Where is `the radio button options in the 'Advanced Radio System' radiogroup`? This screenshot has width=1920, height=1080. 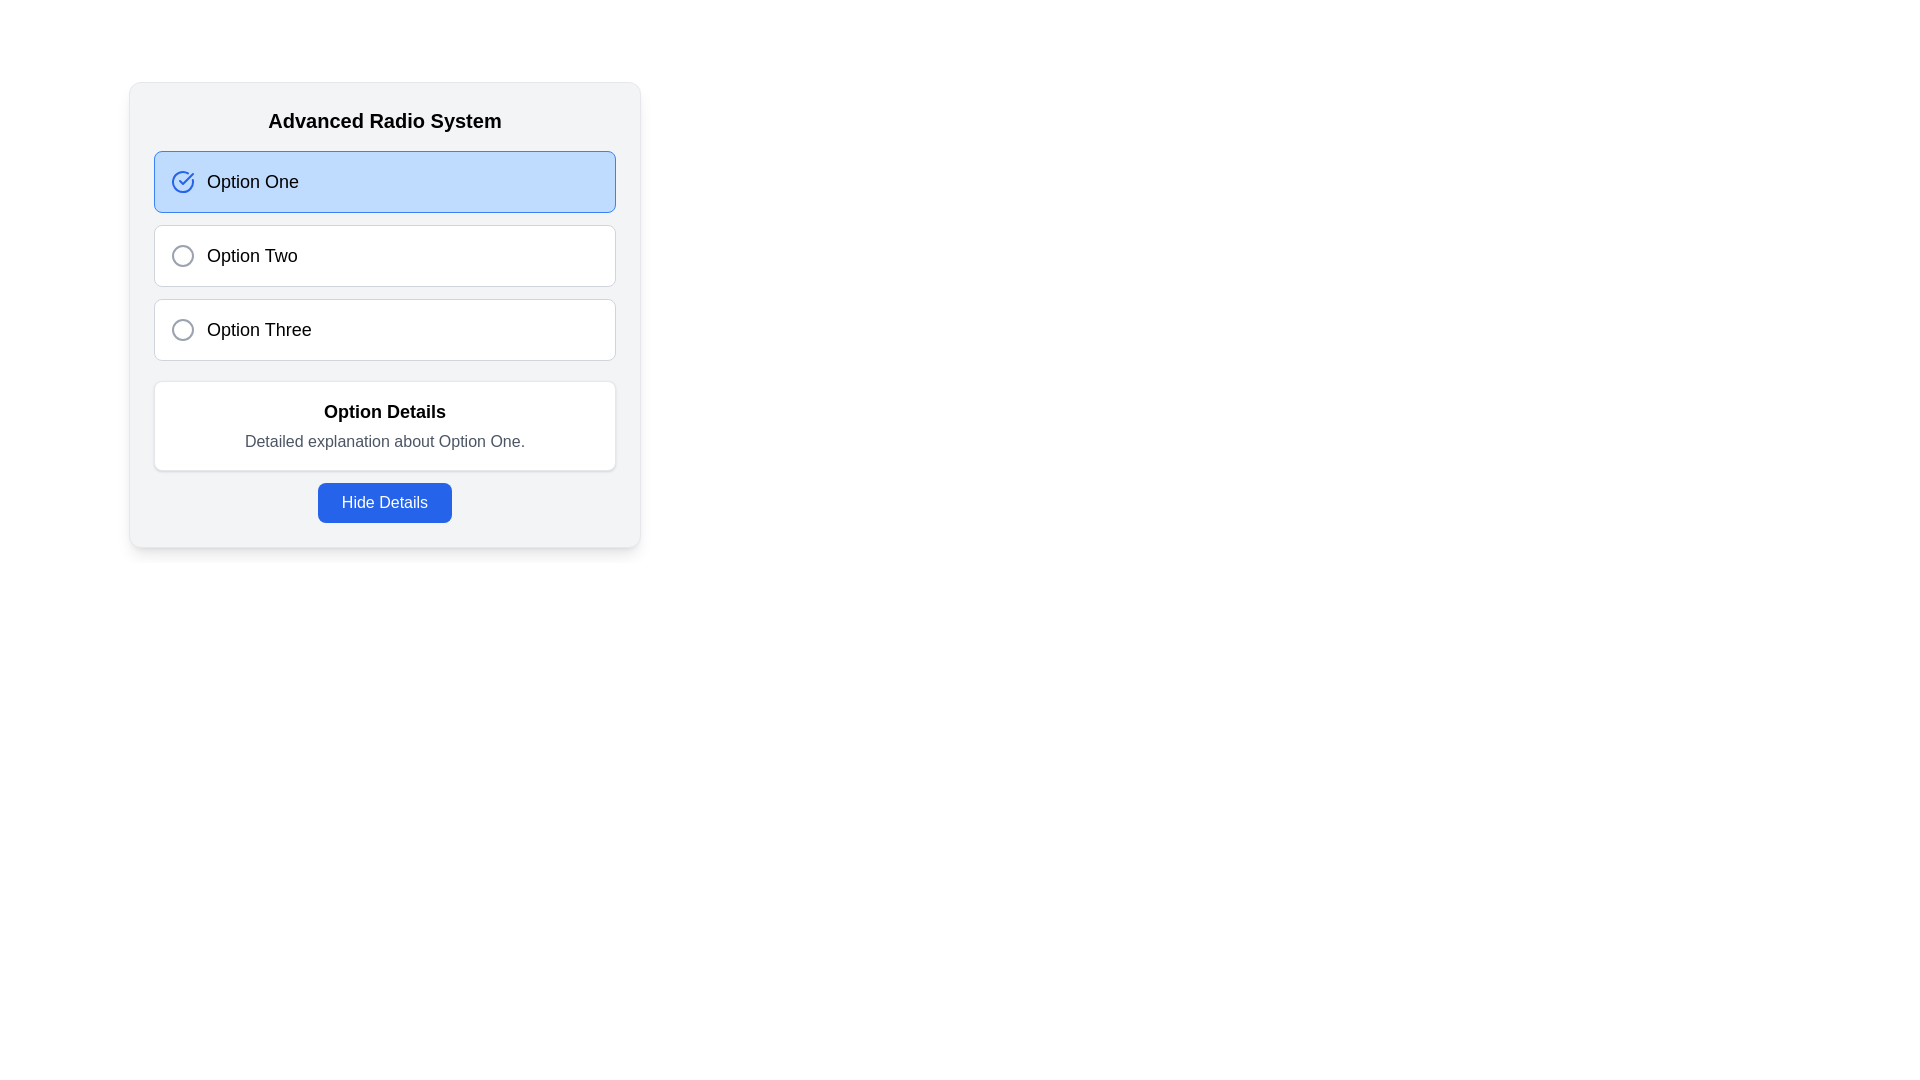 the radio button options in the 'Advanced Radio System' radiogroup is located at coordinates (384, 254).